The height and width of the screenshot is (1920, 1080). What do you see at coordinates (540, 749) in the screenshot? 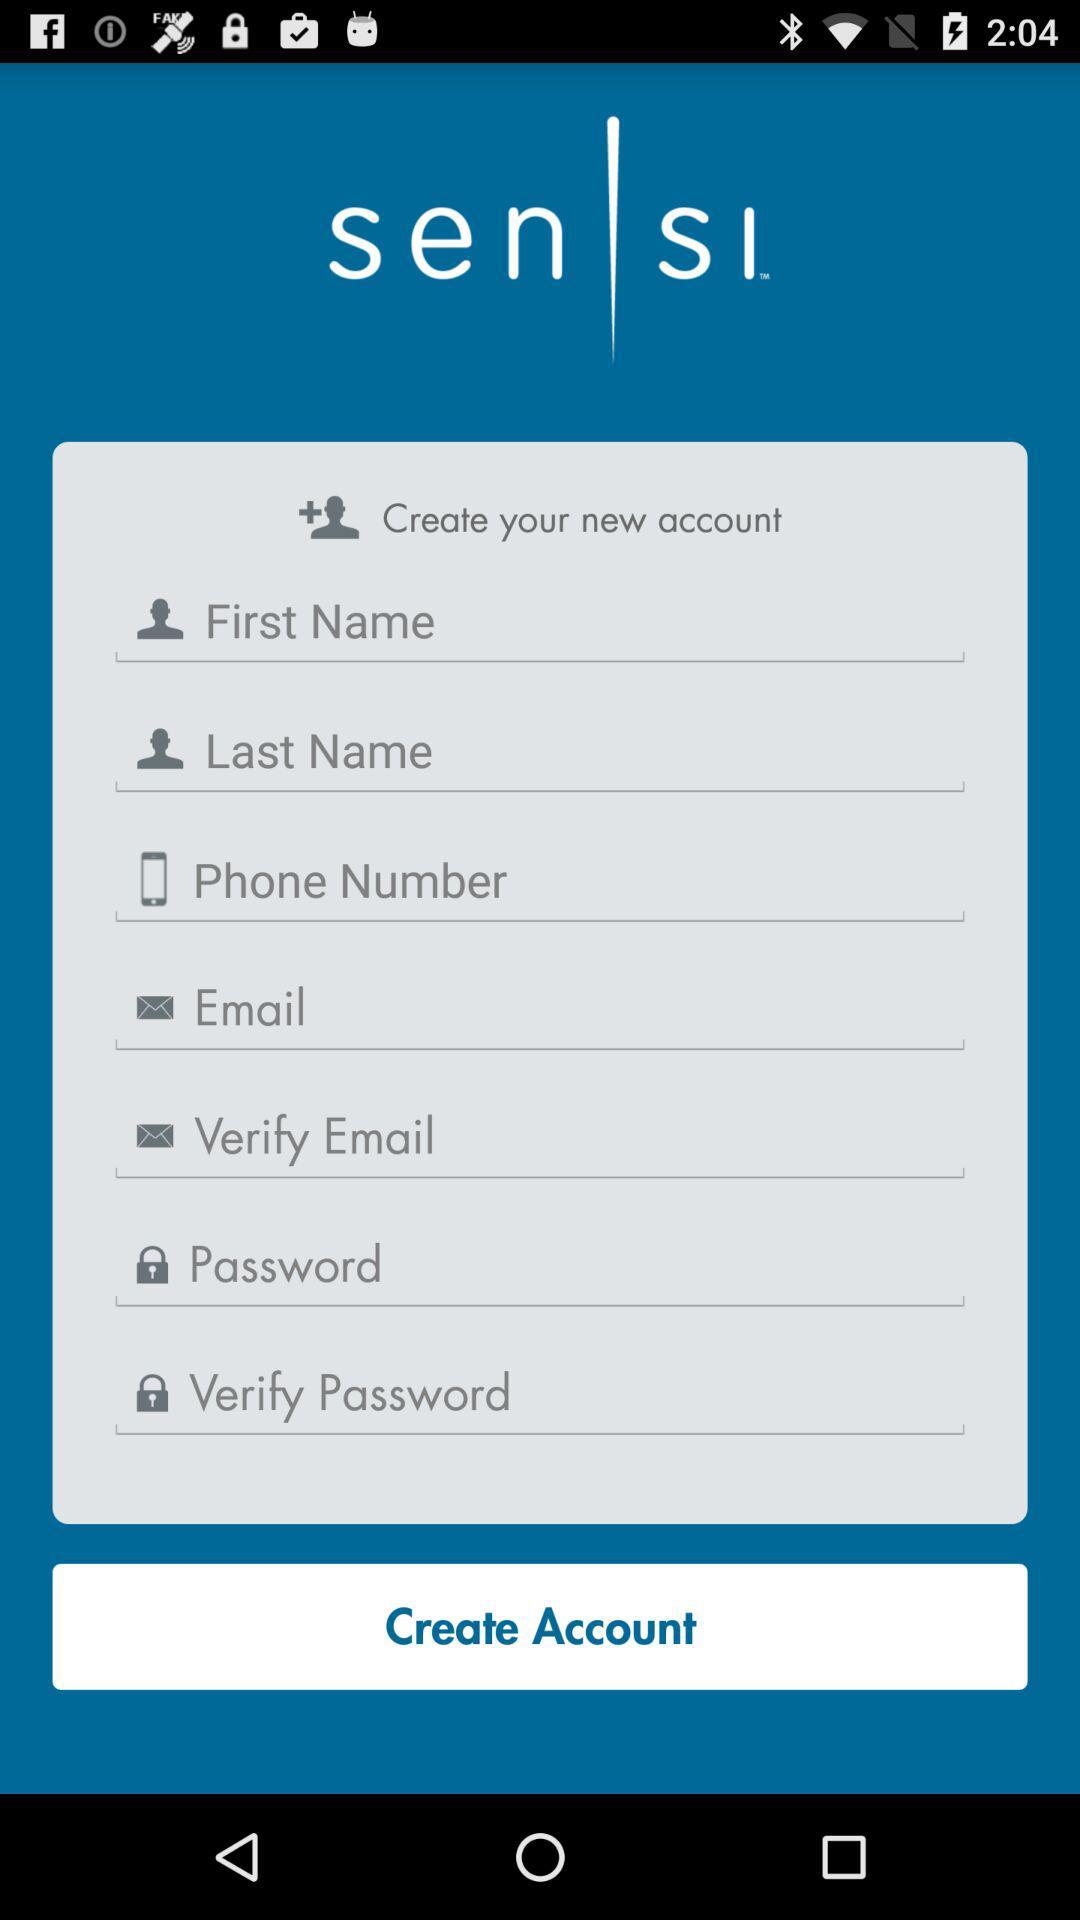
I see `last name field` at bounding box center [540, 749].